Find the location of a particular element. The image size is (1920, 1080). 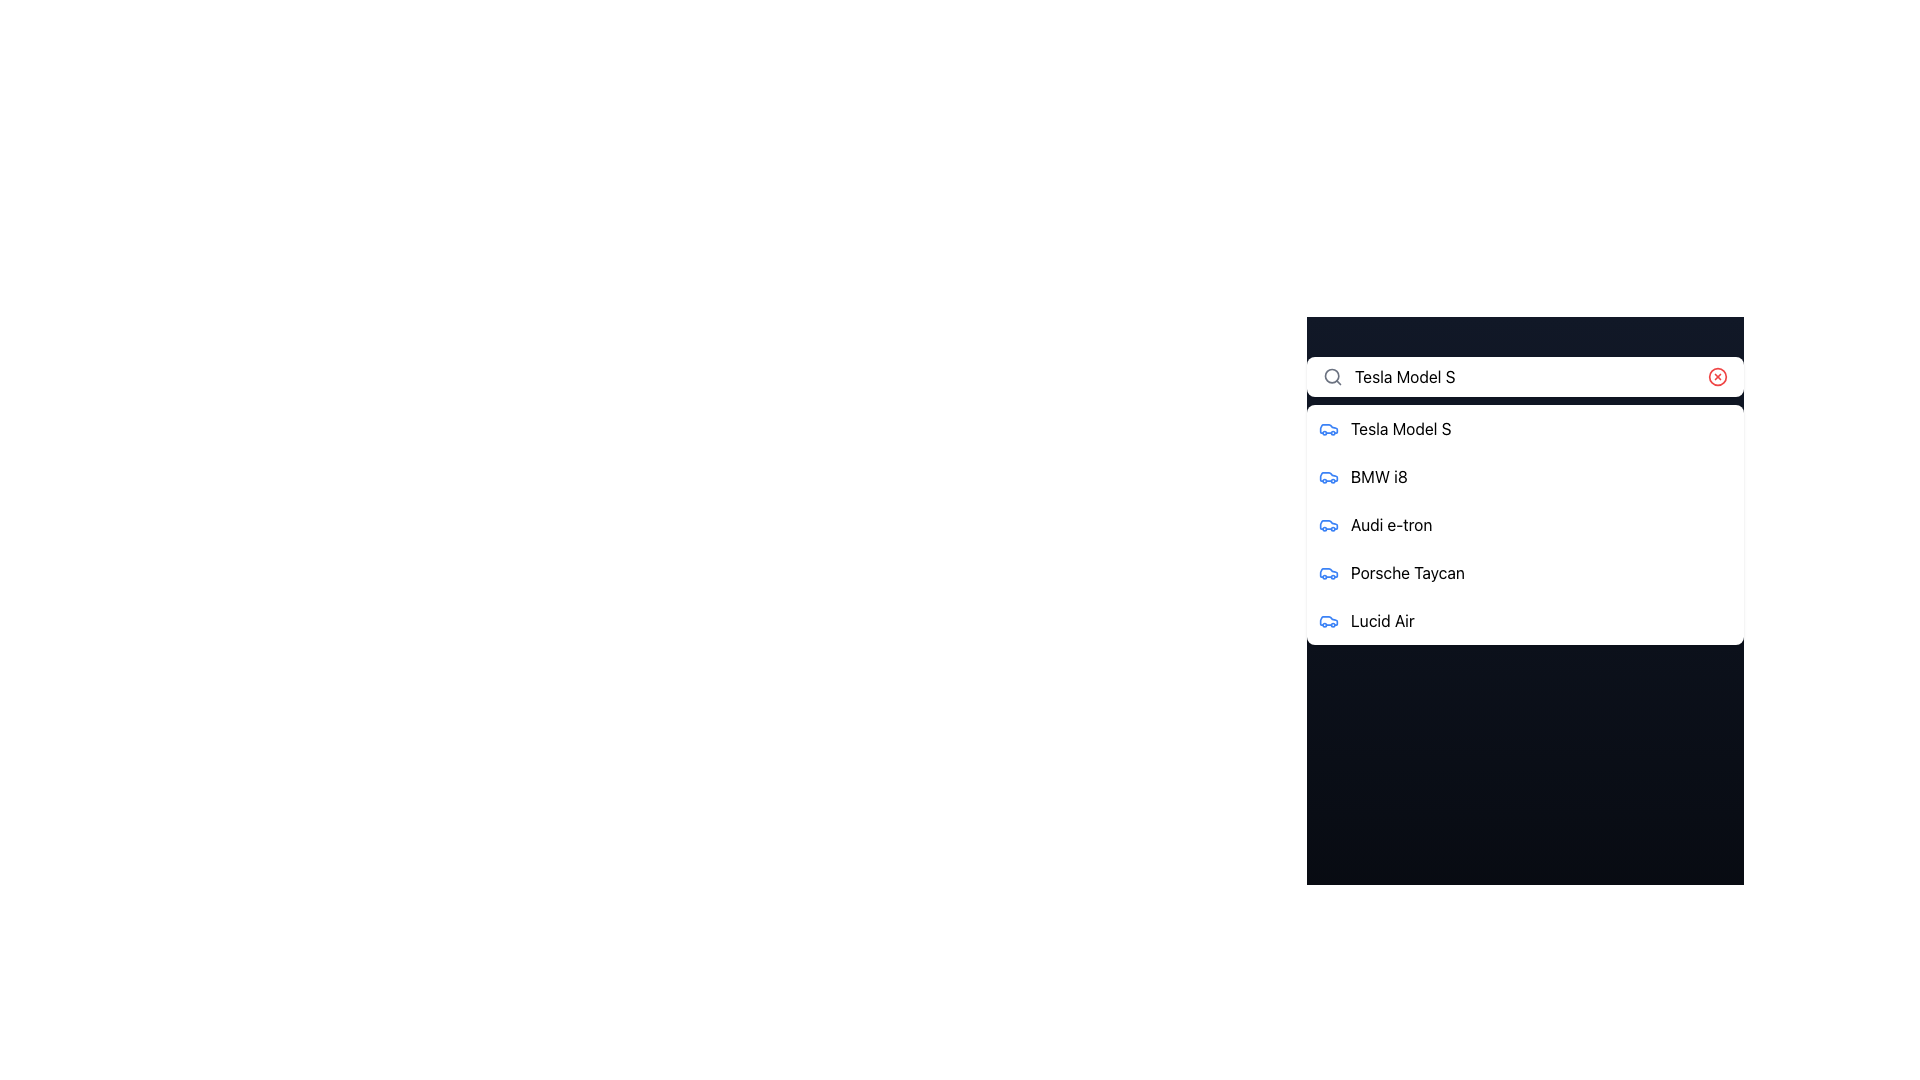

the circular lens element of the magnifying glass icon located at the start of the search field is located at coordinates (1332, 376).